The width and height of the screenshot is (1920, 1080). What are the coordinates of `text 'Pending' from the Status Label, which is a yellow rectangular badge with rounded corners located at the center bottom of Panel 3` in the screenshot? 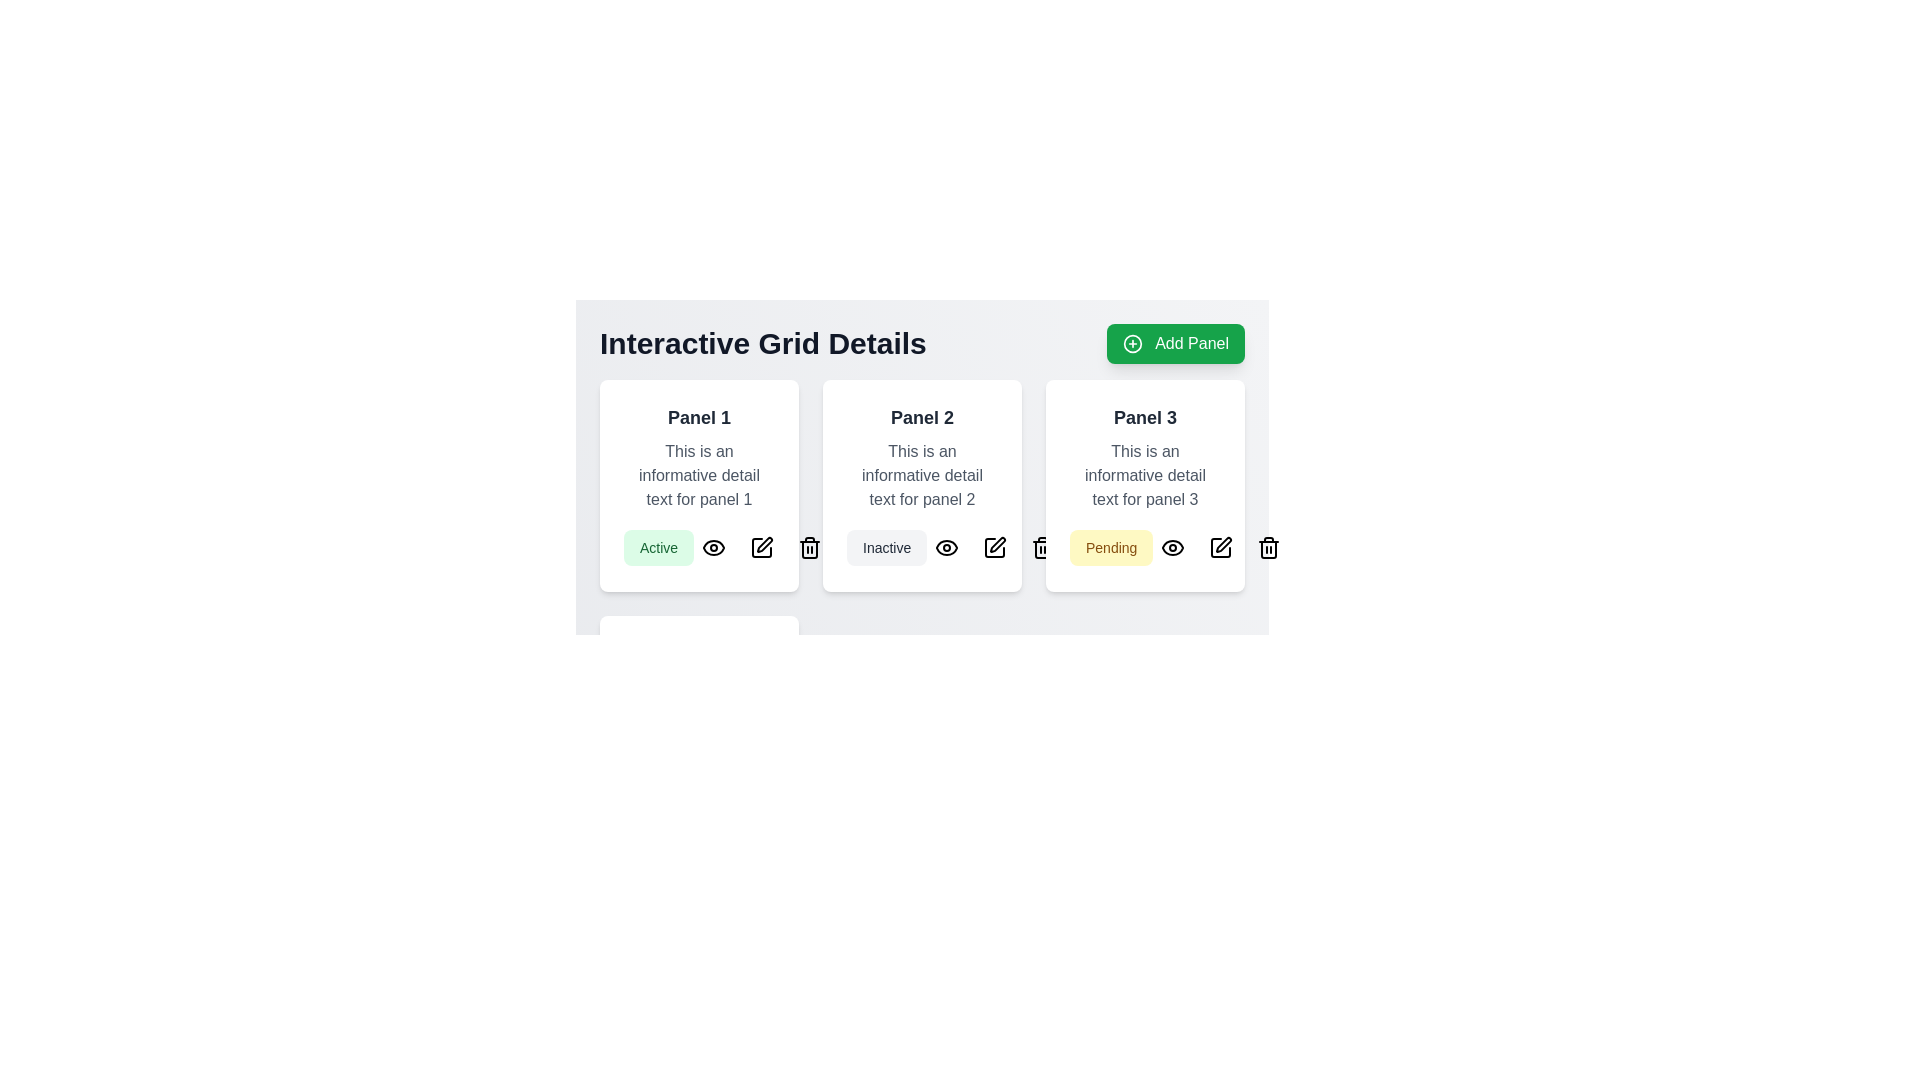 It's located at (1110, 547).